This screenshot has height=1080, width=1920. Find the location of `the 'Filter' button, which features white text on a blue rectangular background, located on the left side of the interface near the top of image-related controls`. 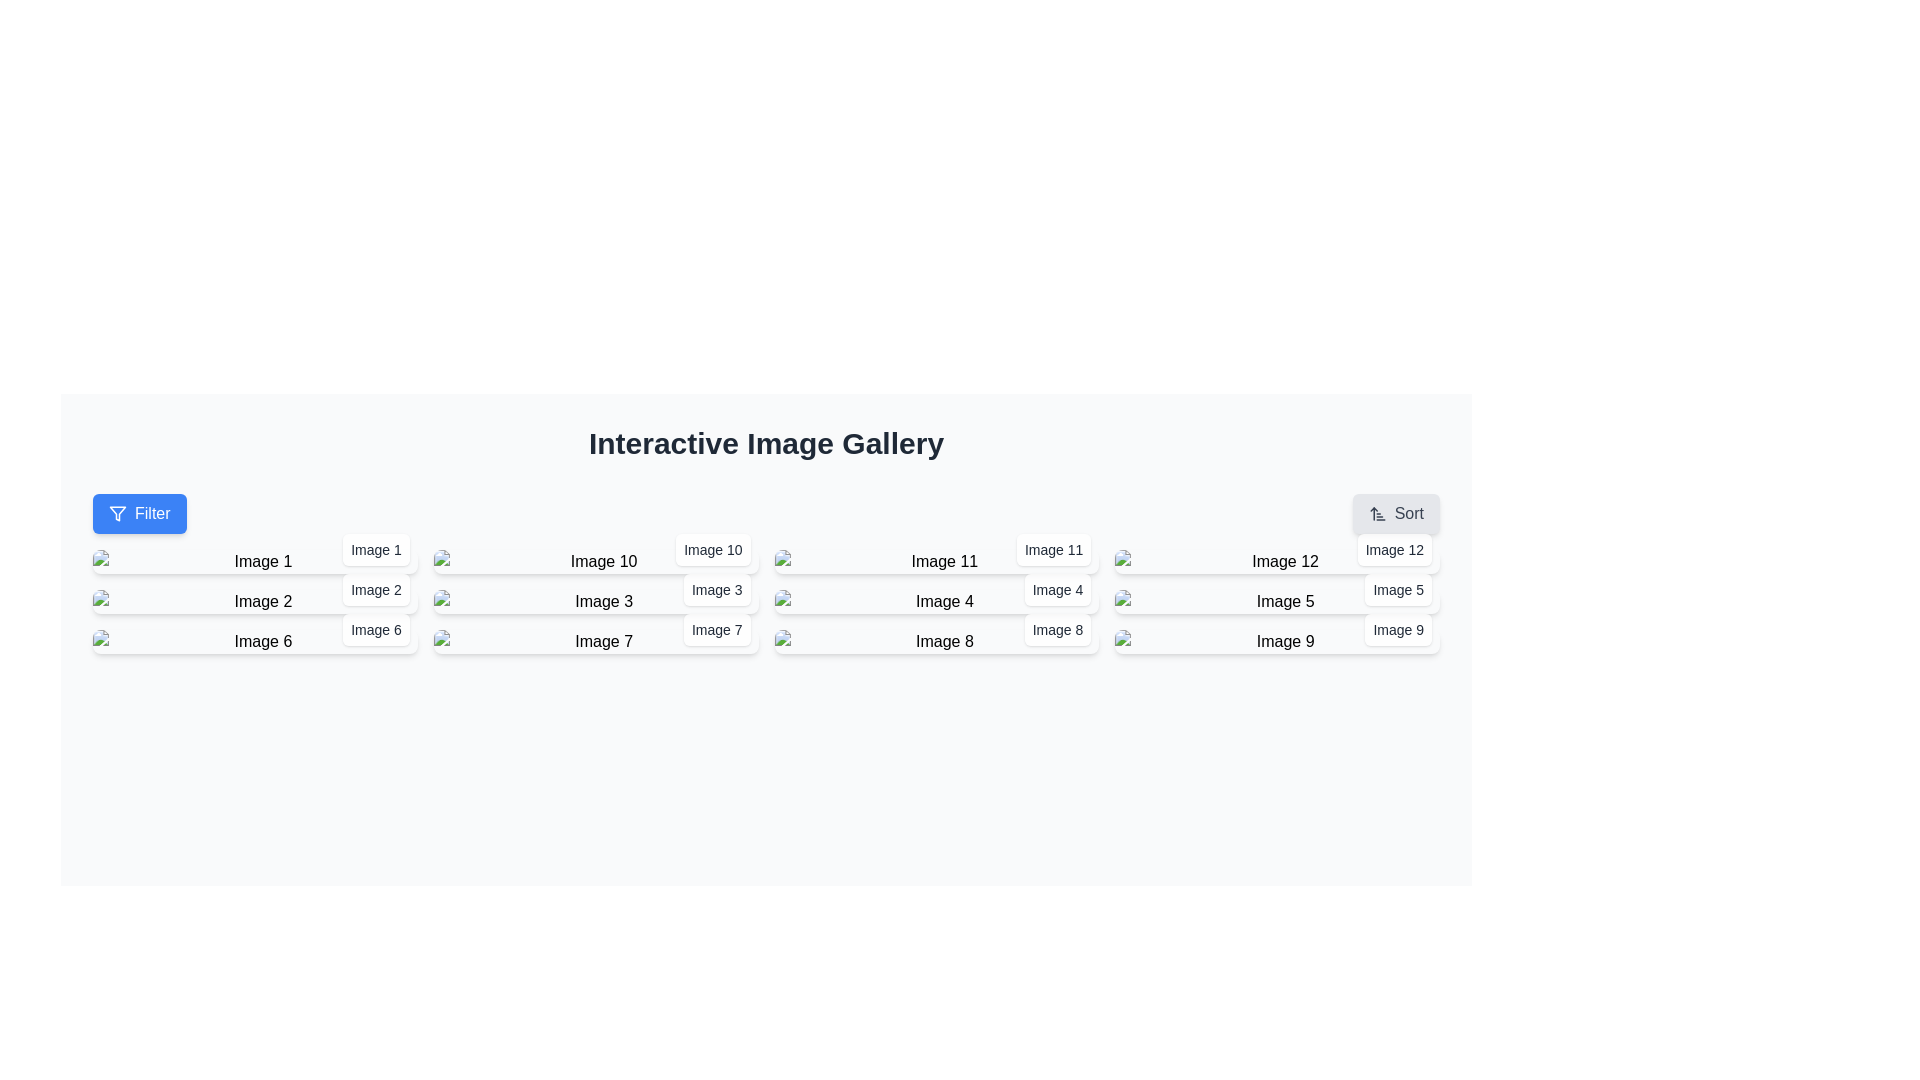

the 'Filter' button, which features white text on a blue rectangular background, located on the left side of the interface near the top of image-related controls is located at coordinates (151, 512).